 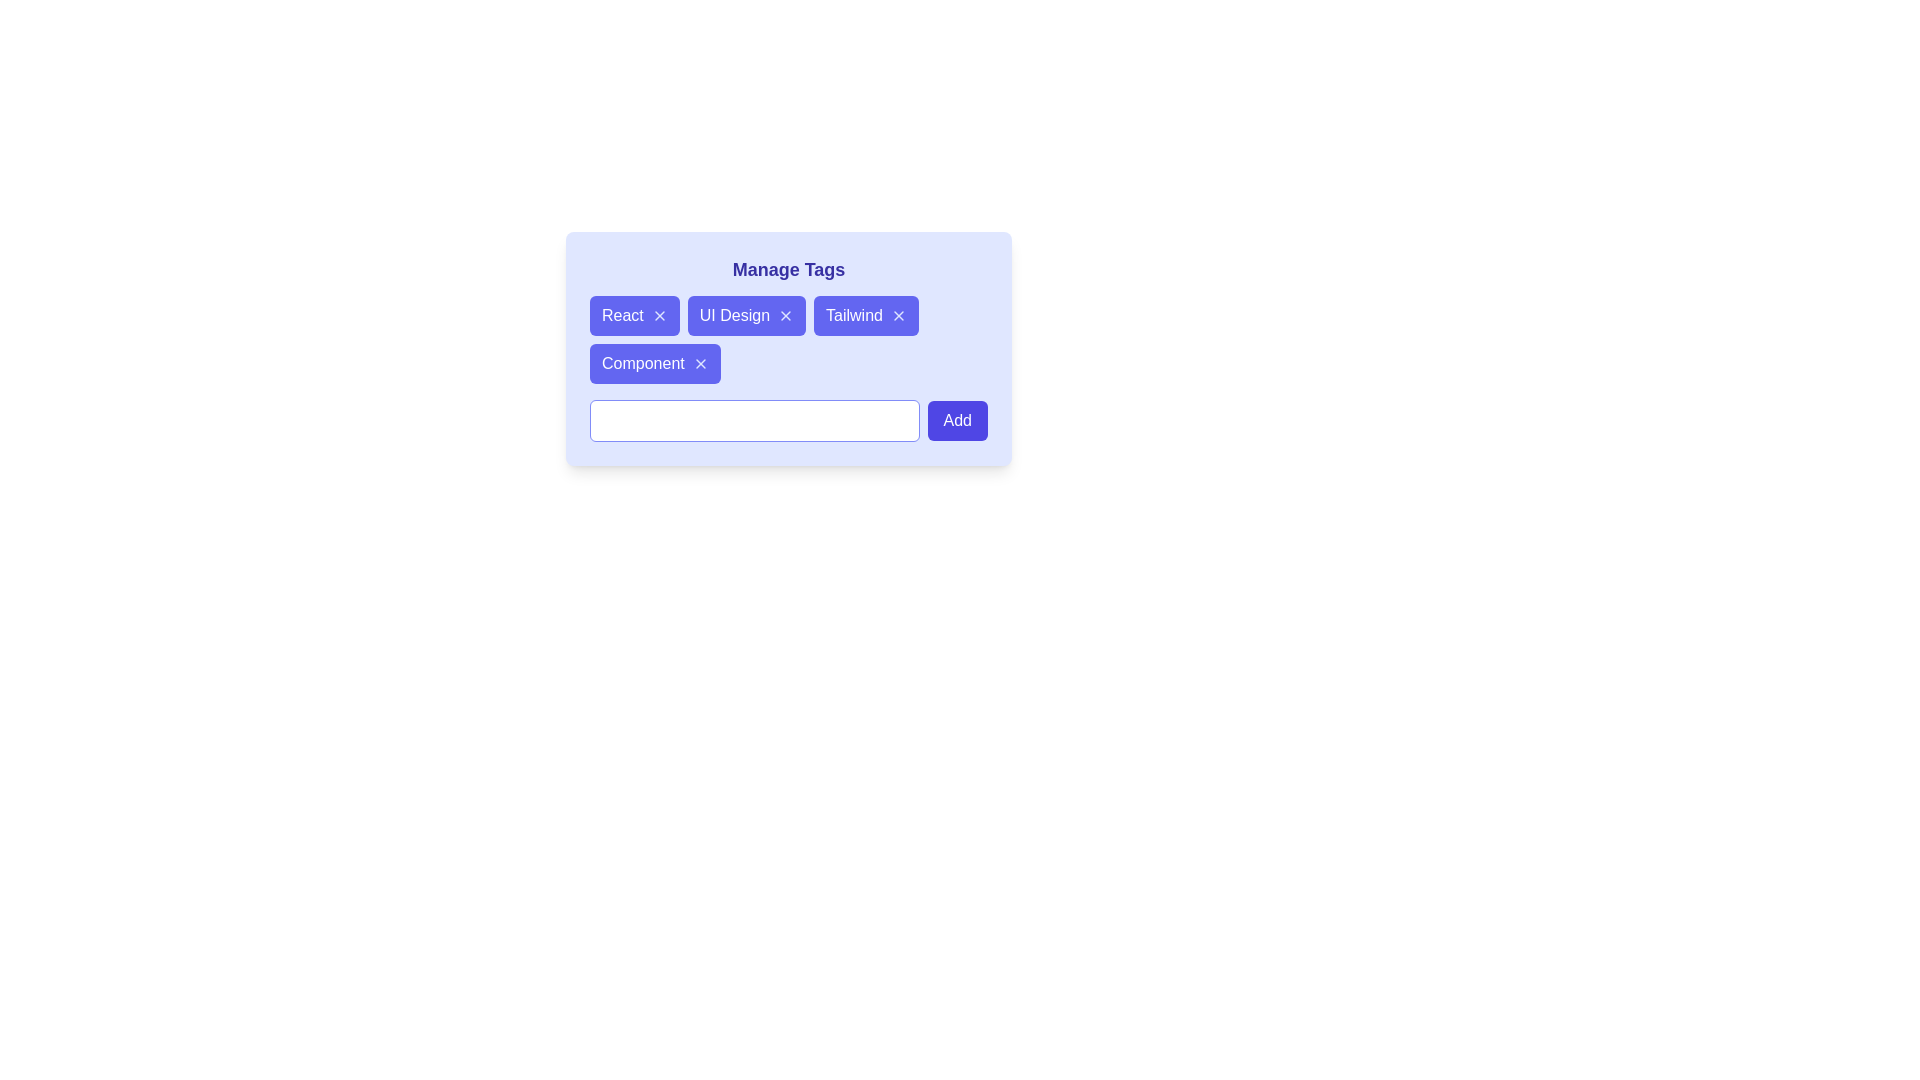 What do you see at coordinates (752, 419) in the screenshot?
I see `the input field to focus it` at bounding box center [752, 419].